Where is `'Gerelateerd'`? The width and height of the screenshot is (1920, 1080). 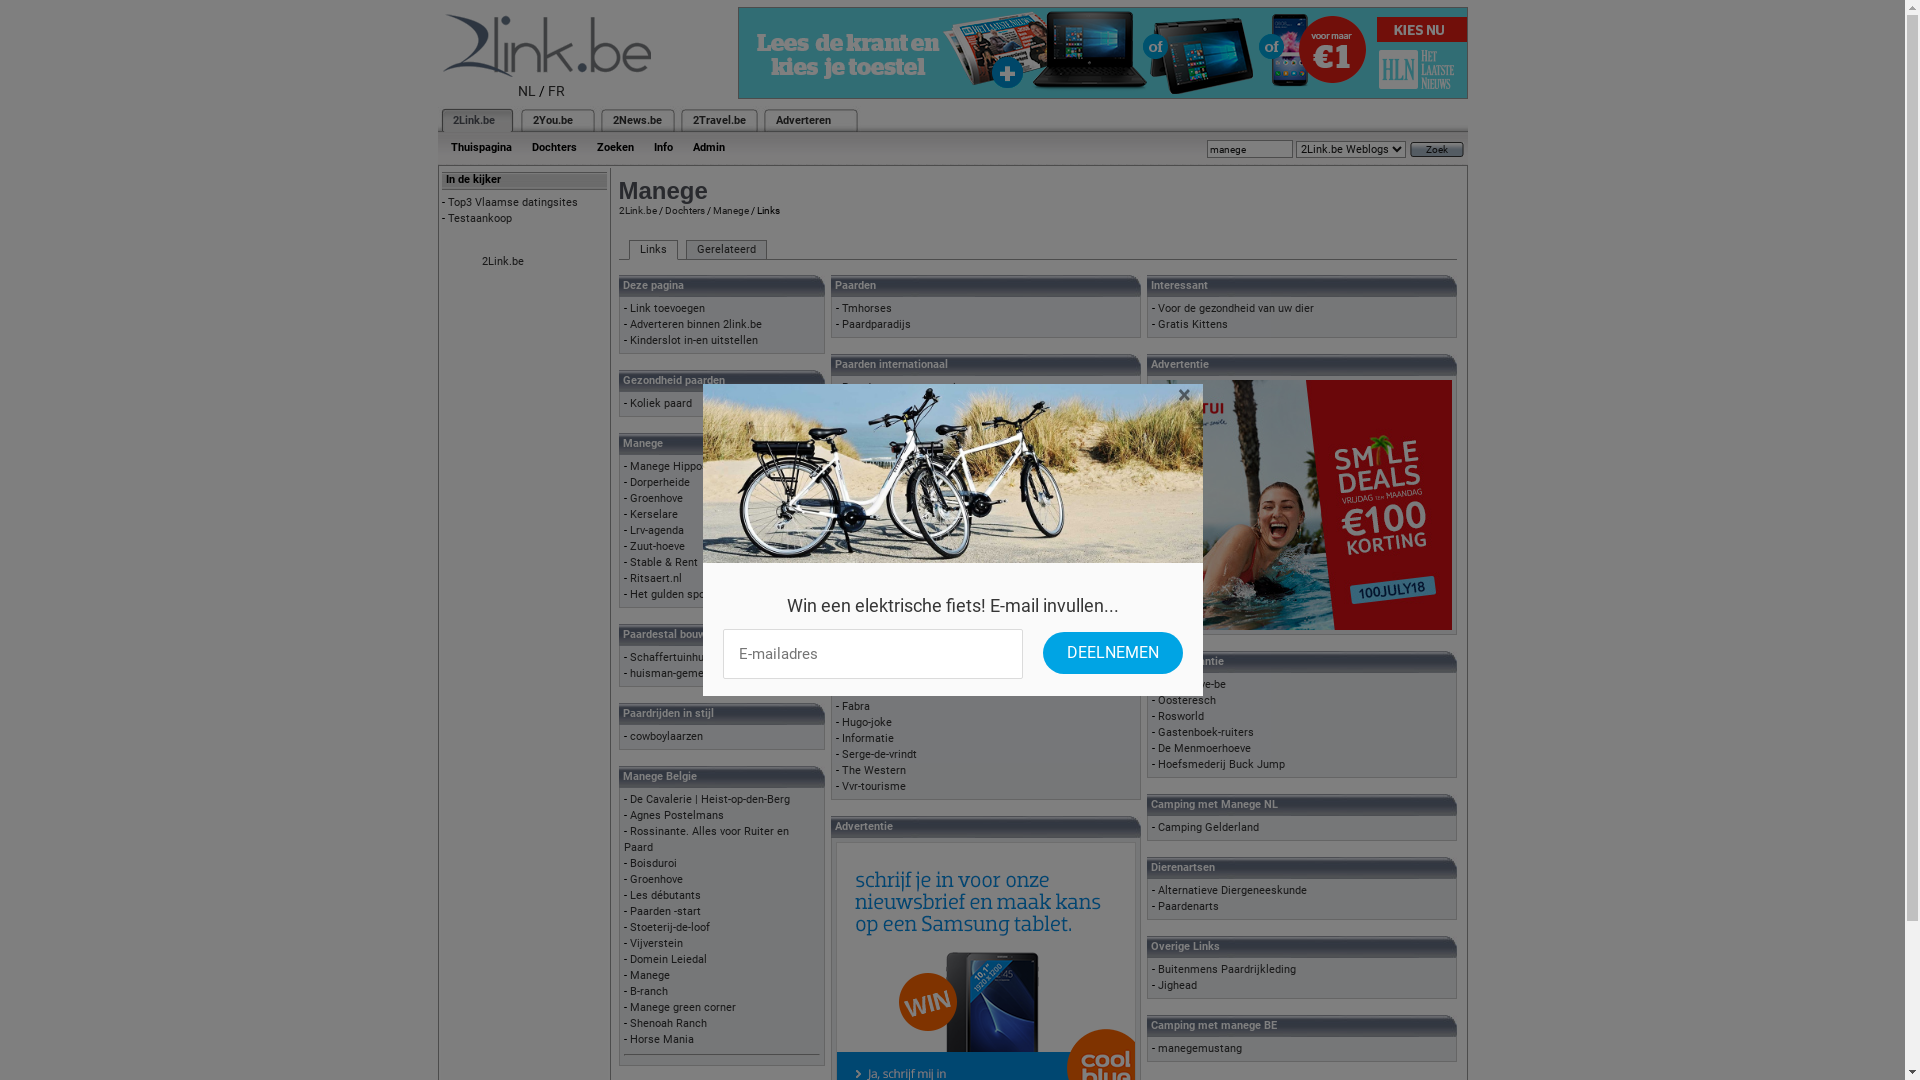 'Gerelateerd' is located at coordinates (686, 249).